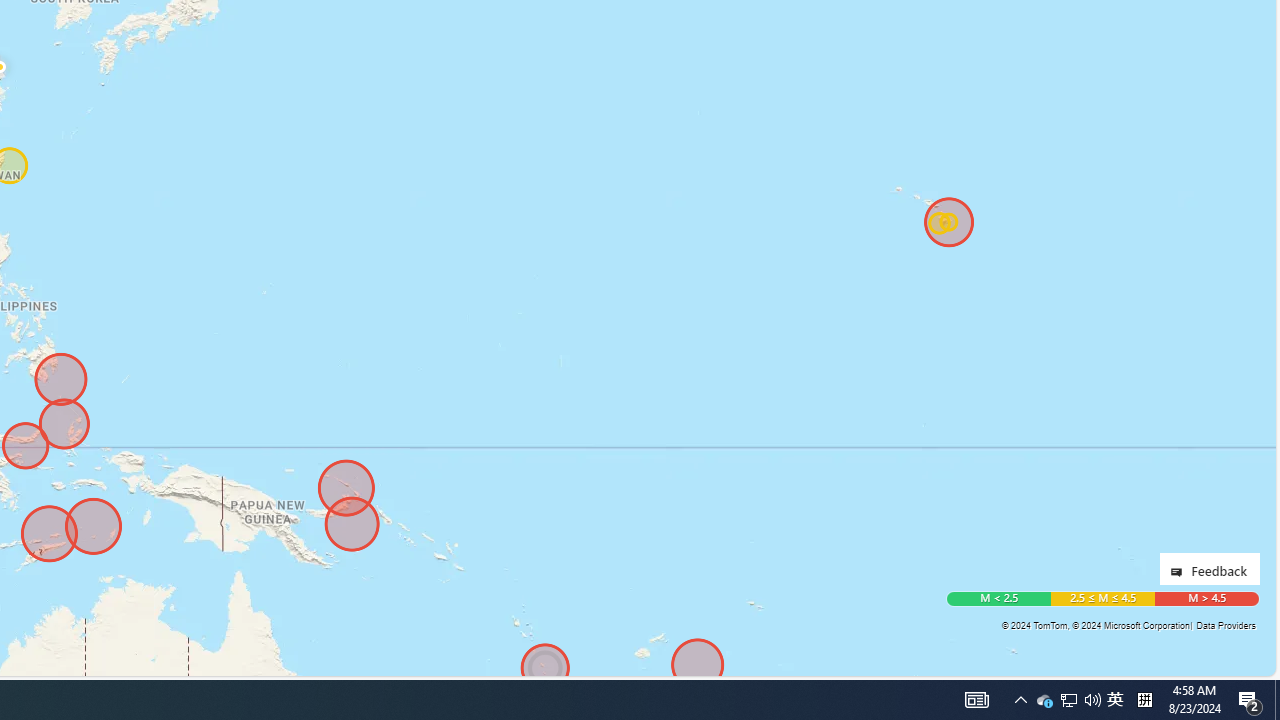  What do you see at coordinates (1180, 572) in the screenshot?
I see `'Class: feedback_link_icon-DS-EntryPoint1-1'` at bounding box center [1180, 572].